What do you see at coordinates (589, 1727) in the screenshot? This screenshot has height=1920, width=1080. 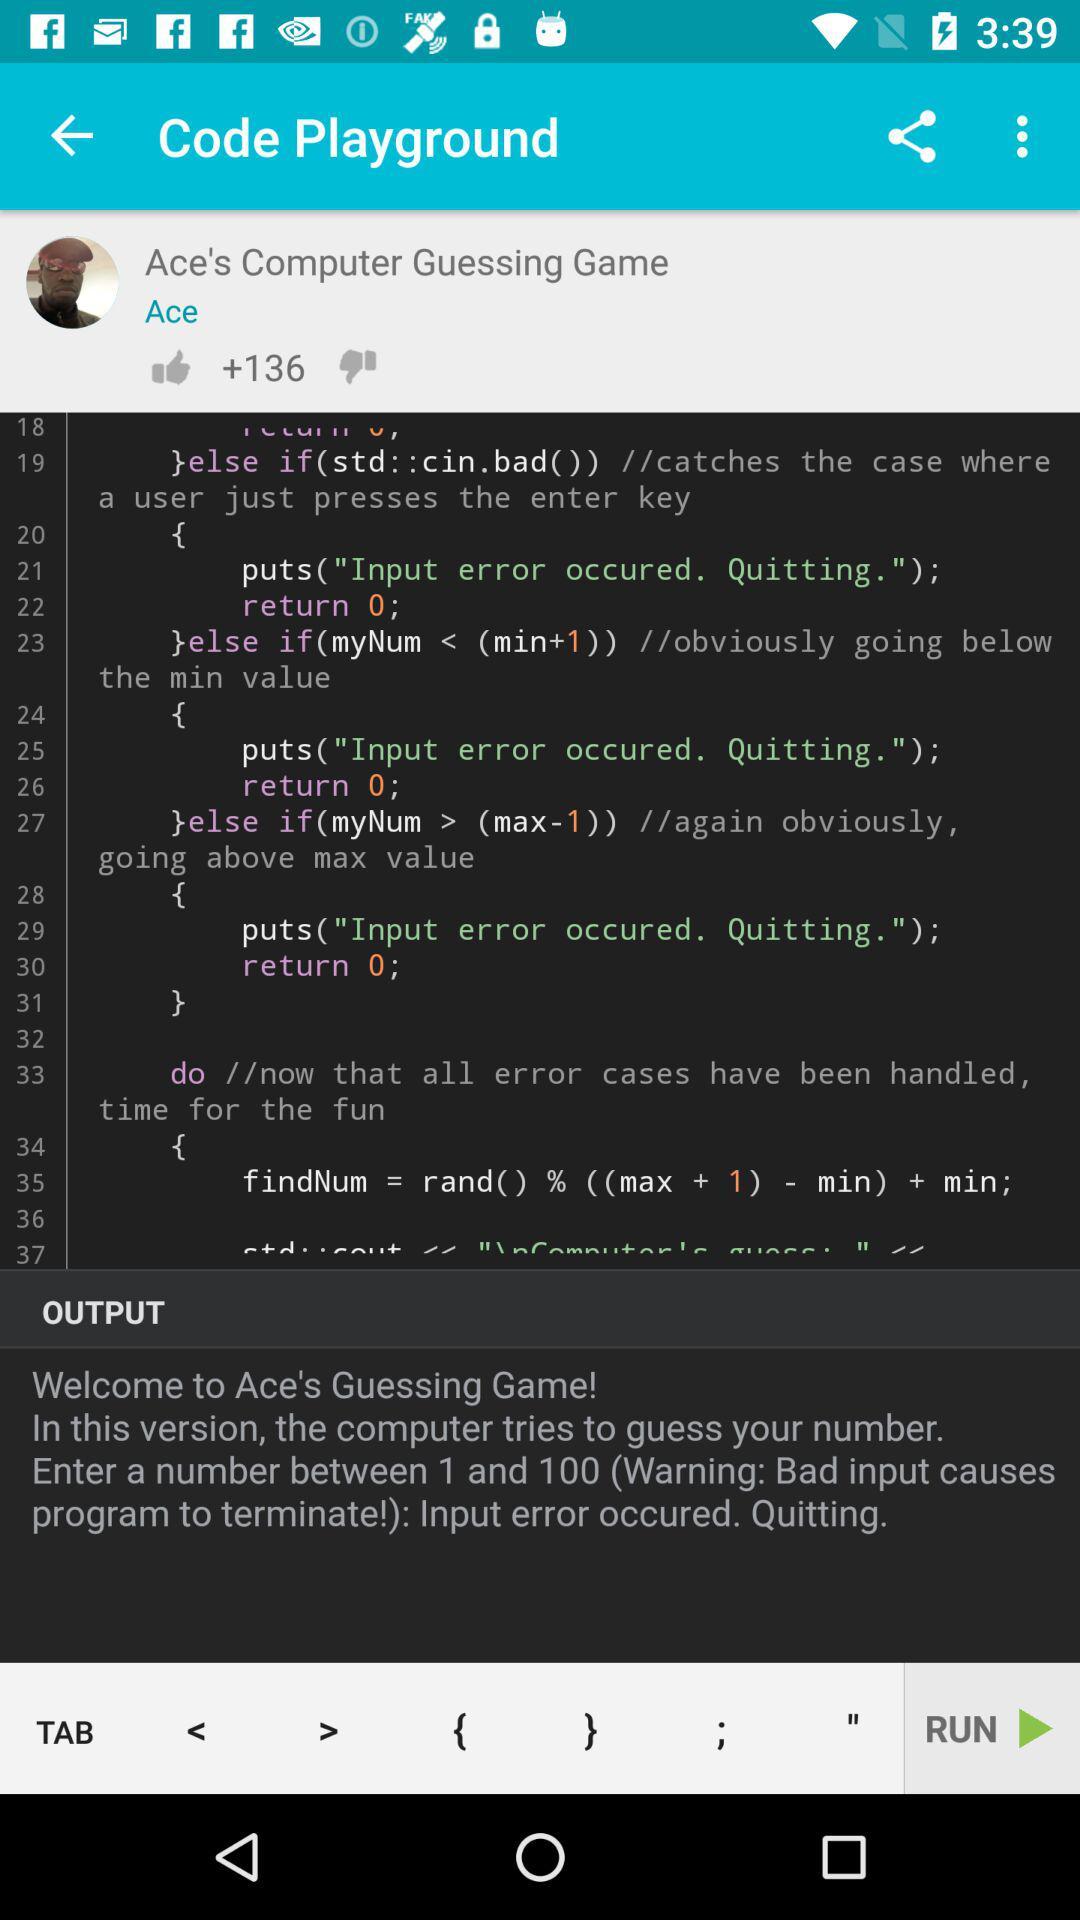 I see `the item to the right of the { item` at bounding box center [589, 1727].